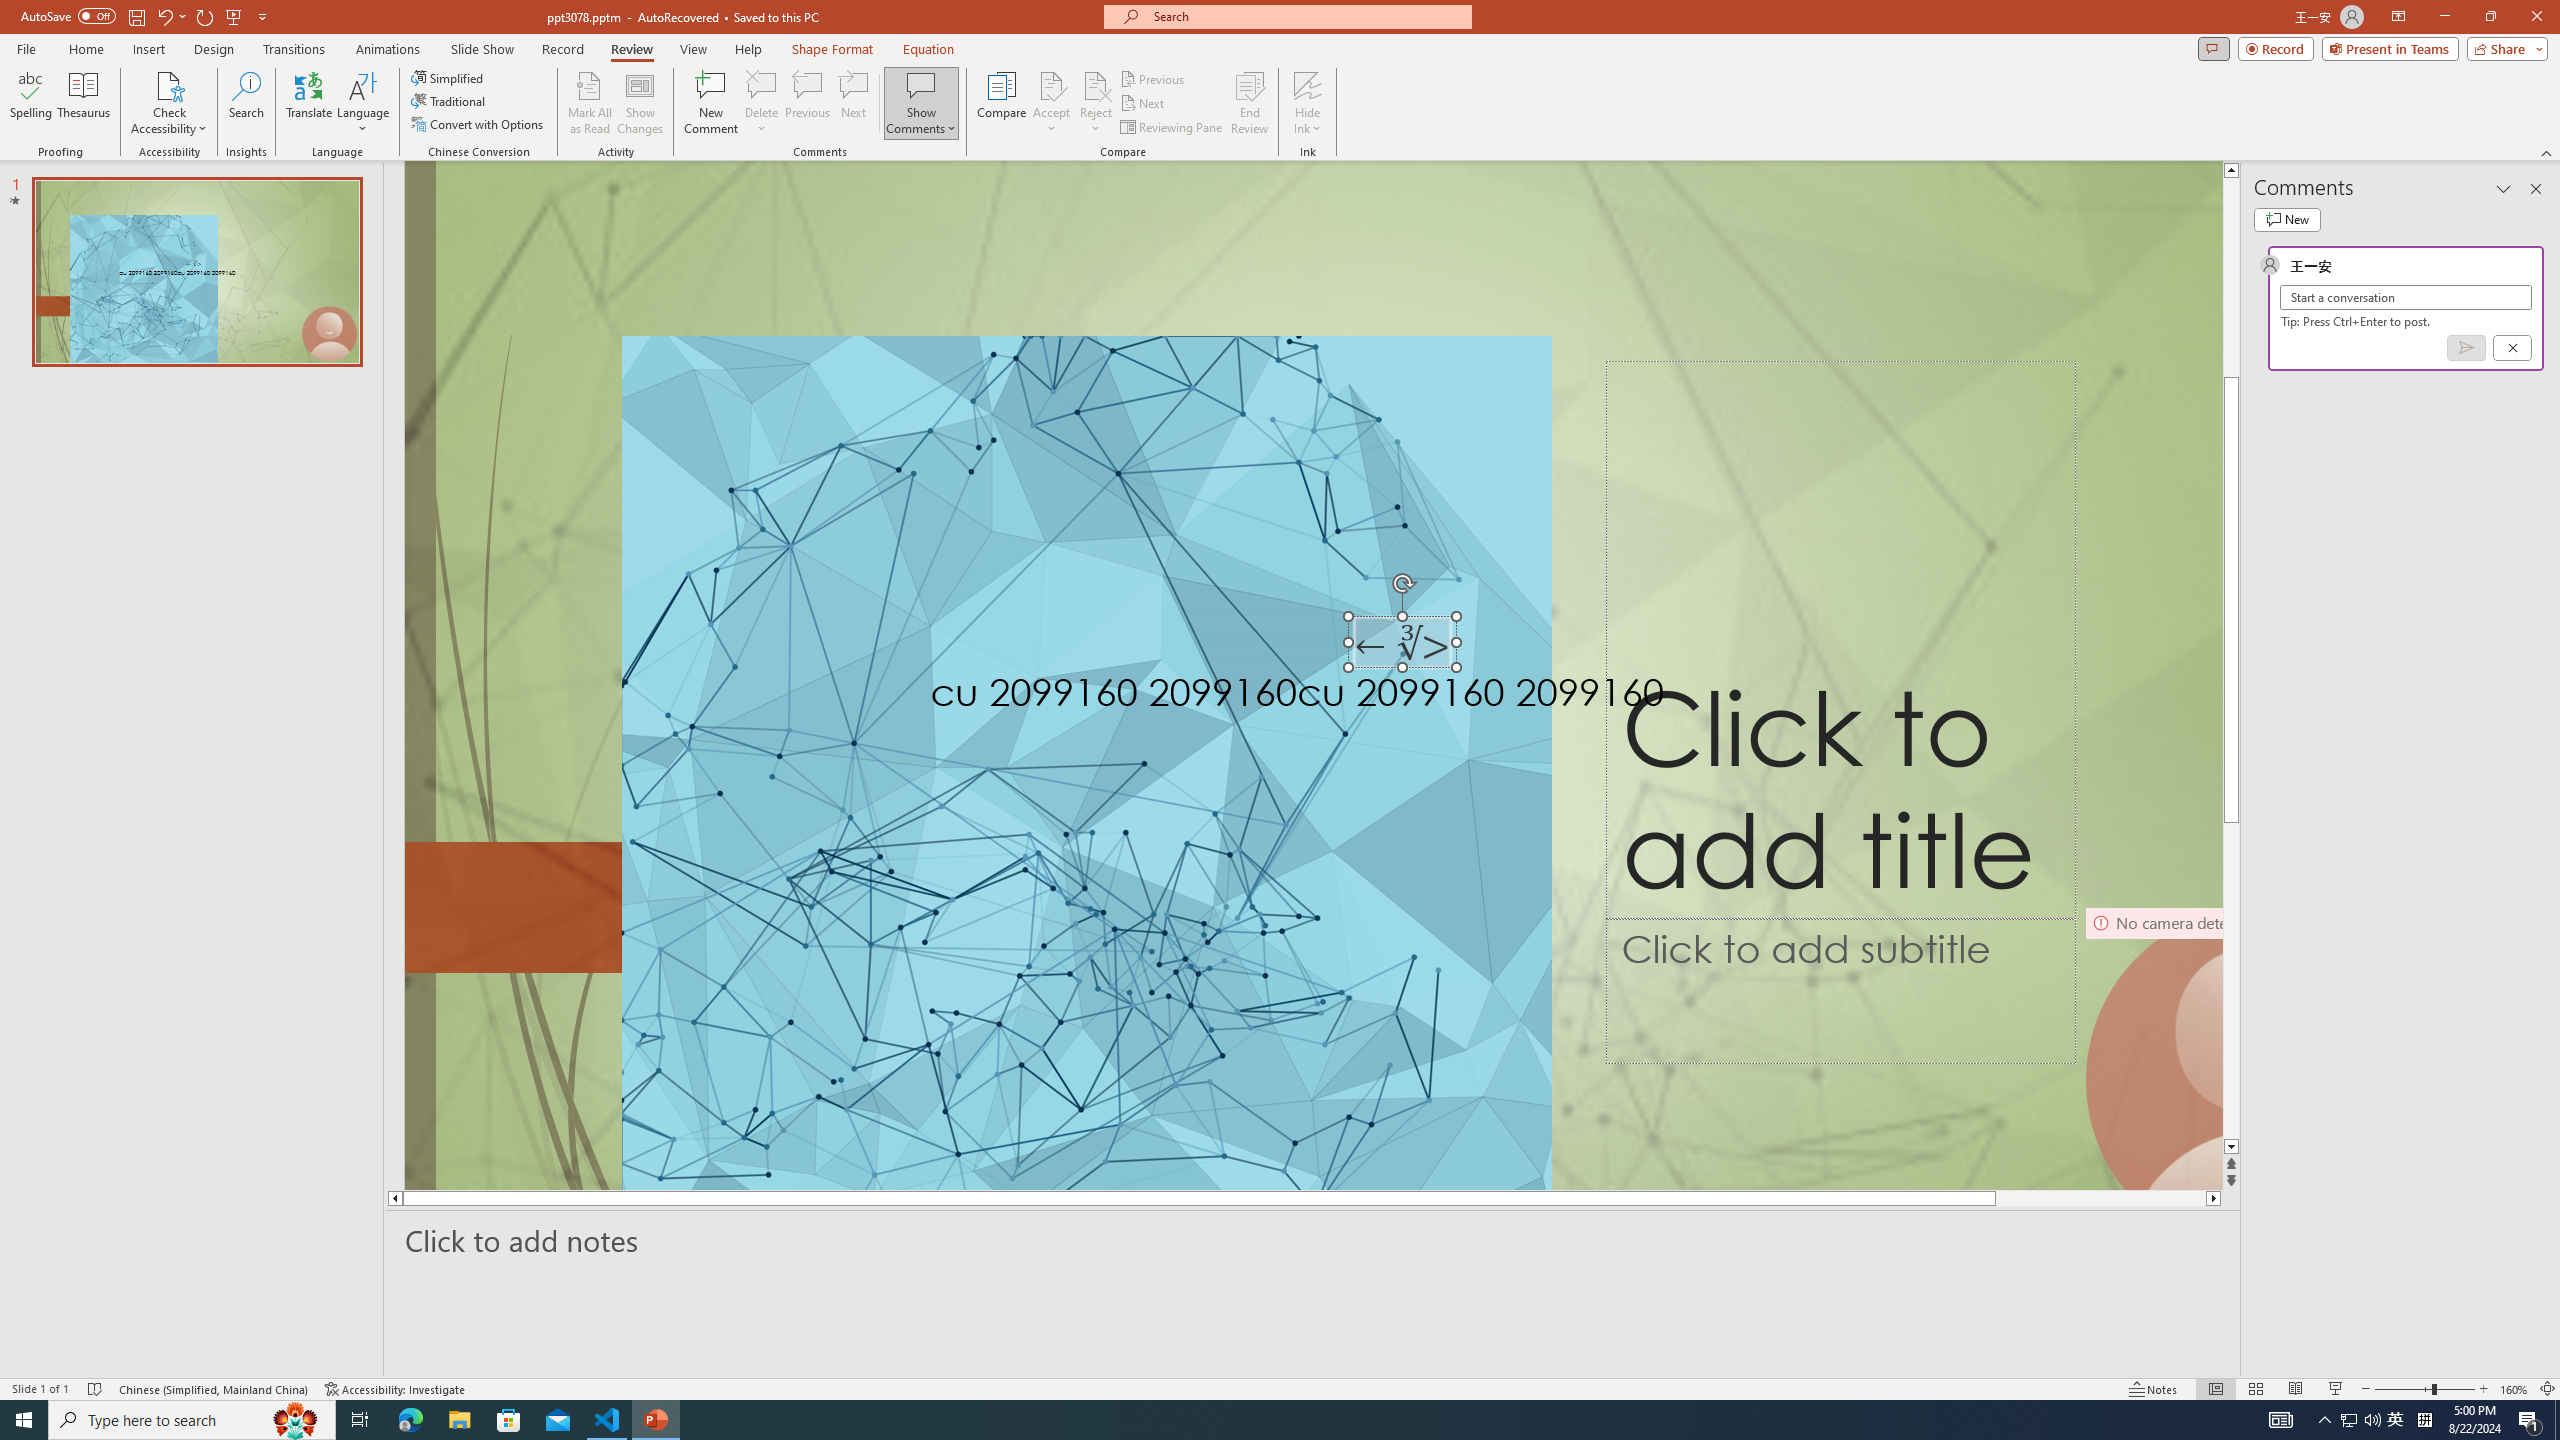  What do you see at coordinates (362, 103) in the screenshot?
I see `'Language'` at bounding box center [362, 103].